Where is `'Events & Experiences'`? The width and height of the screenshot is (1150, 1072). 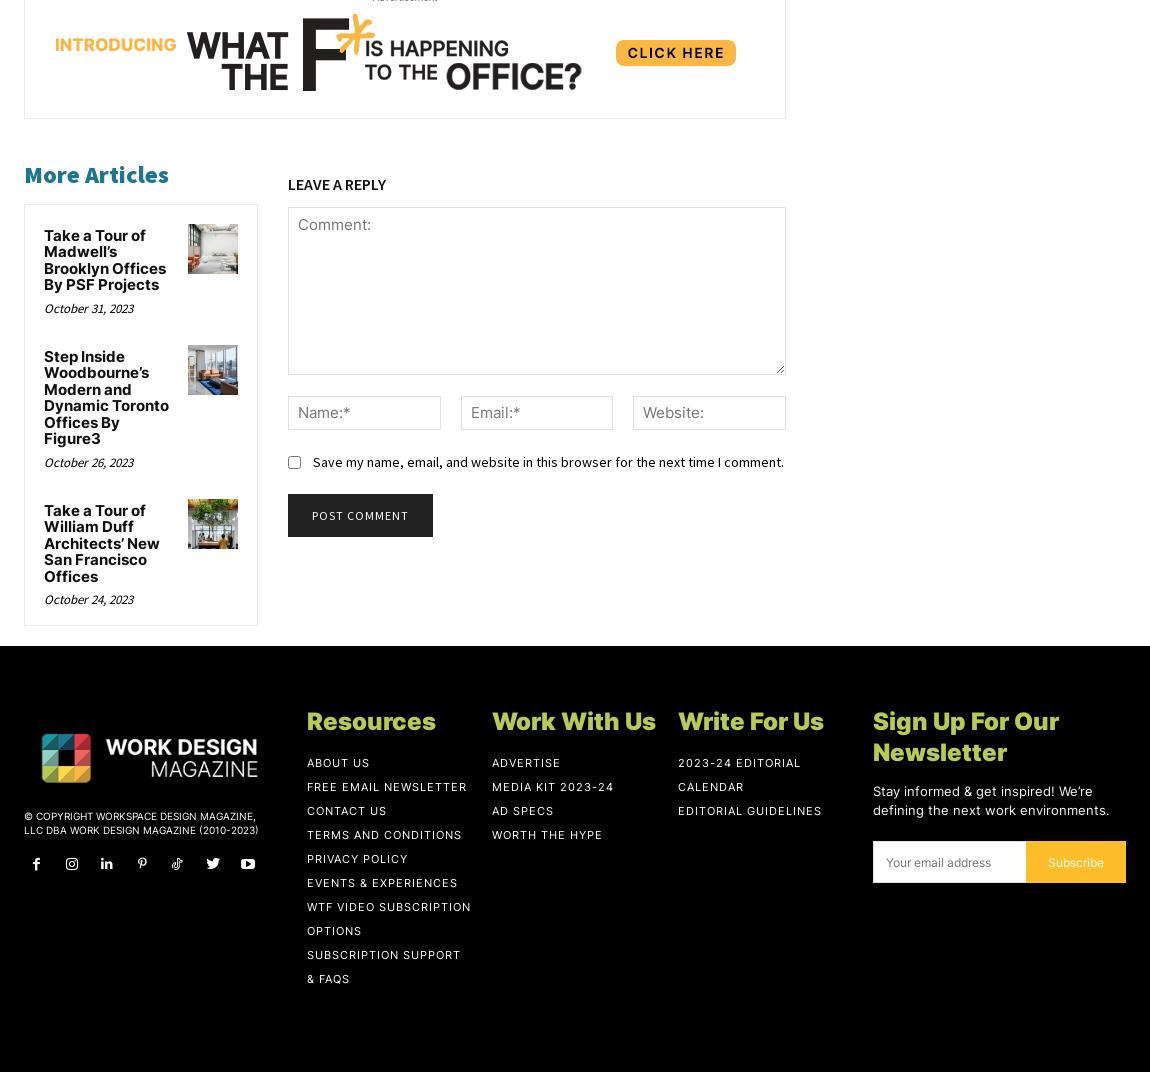
'Events & Experiences' is located at coordinates (307, 883).